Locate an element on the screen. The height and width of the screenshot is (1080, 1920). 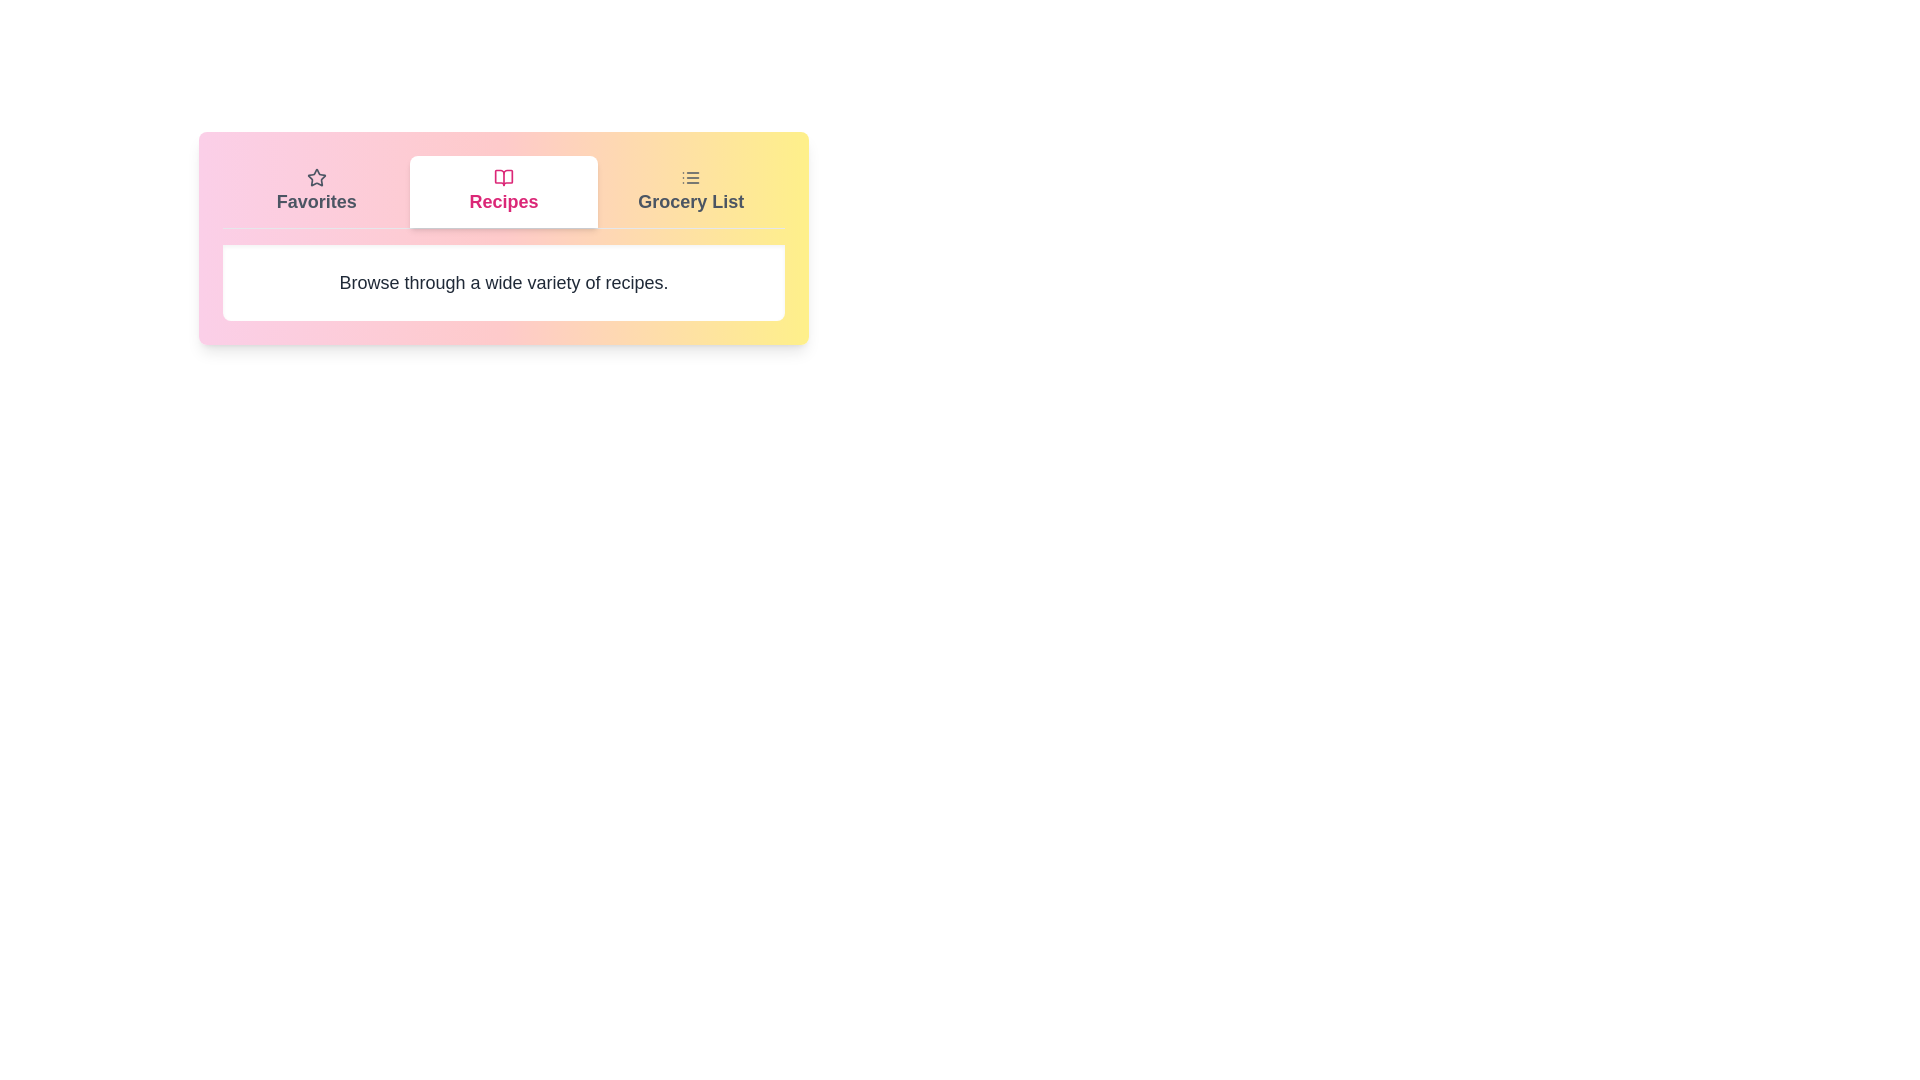
the Favorites tab is located at coordinates (315, 192).